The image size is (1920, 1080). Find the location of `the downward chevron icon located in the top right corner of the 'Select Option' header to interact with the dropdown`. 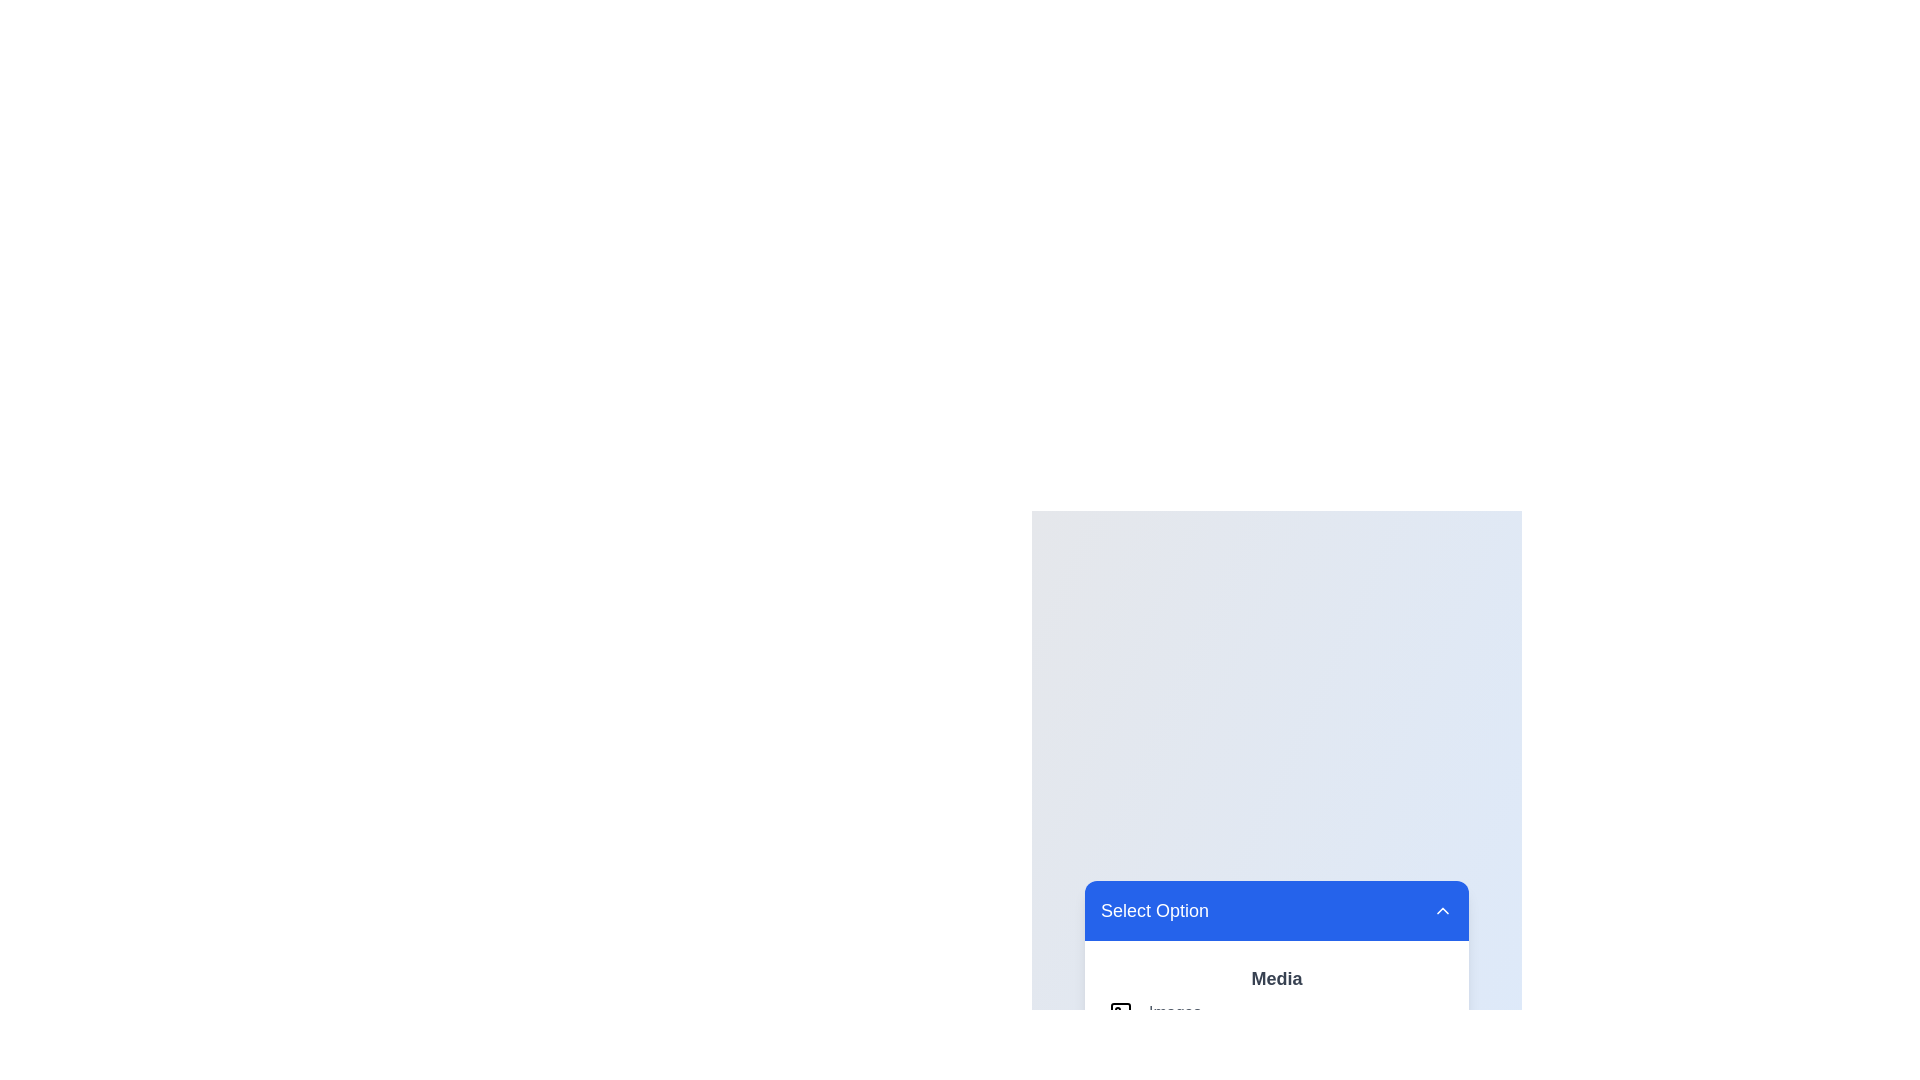

the downward chevron icon located in the top right corner of the 'Select Option' header to interact with the dropdown is located at coordinates (1443, 910).